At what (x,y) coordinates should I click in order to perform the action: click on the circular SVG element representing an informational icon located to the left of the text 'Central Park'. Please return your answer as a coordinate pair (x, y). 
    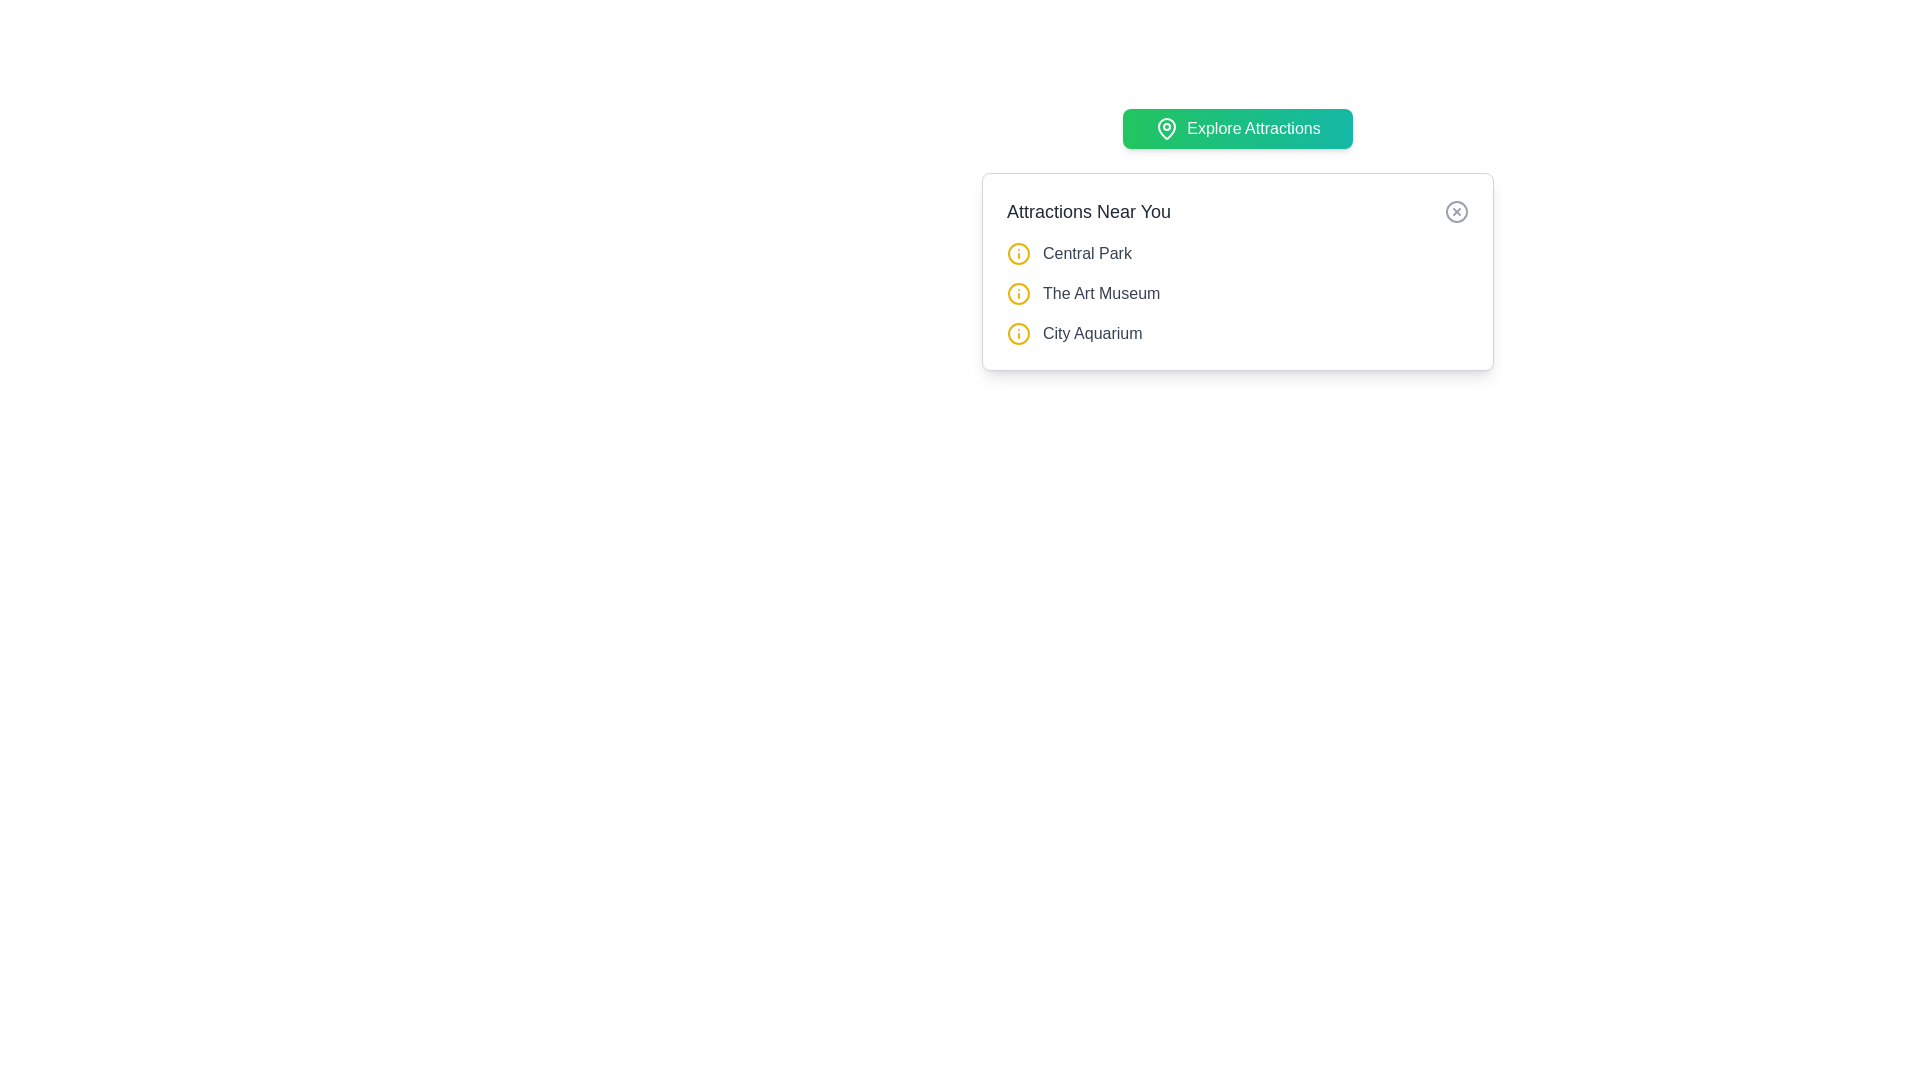
    Looking at the image, I should click on (1018, 293).